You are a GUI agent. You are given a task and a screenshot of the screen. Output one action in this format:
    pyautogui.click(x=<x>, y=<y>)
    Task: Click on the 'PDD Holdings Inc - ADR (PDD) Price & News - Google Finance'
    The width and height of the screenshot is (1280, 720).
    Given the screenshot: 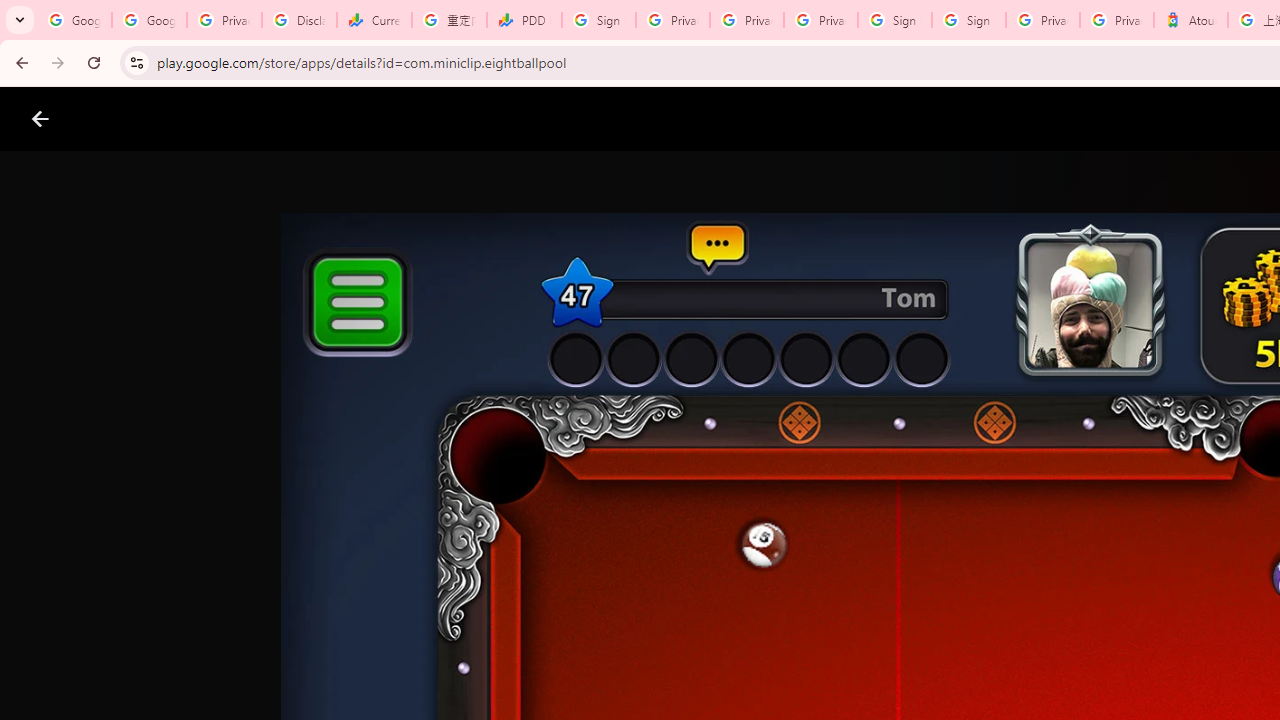 What is the action you would take?
    pyautogui.click(x=524, y=20)
    